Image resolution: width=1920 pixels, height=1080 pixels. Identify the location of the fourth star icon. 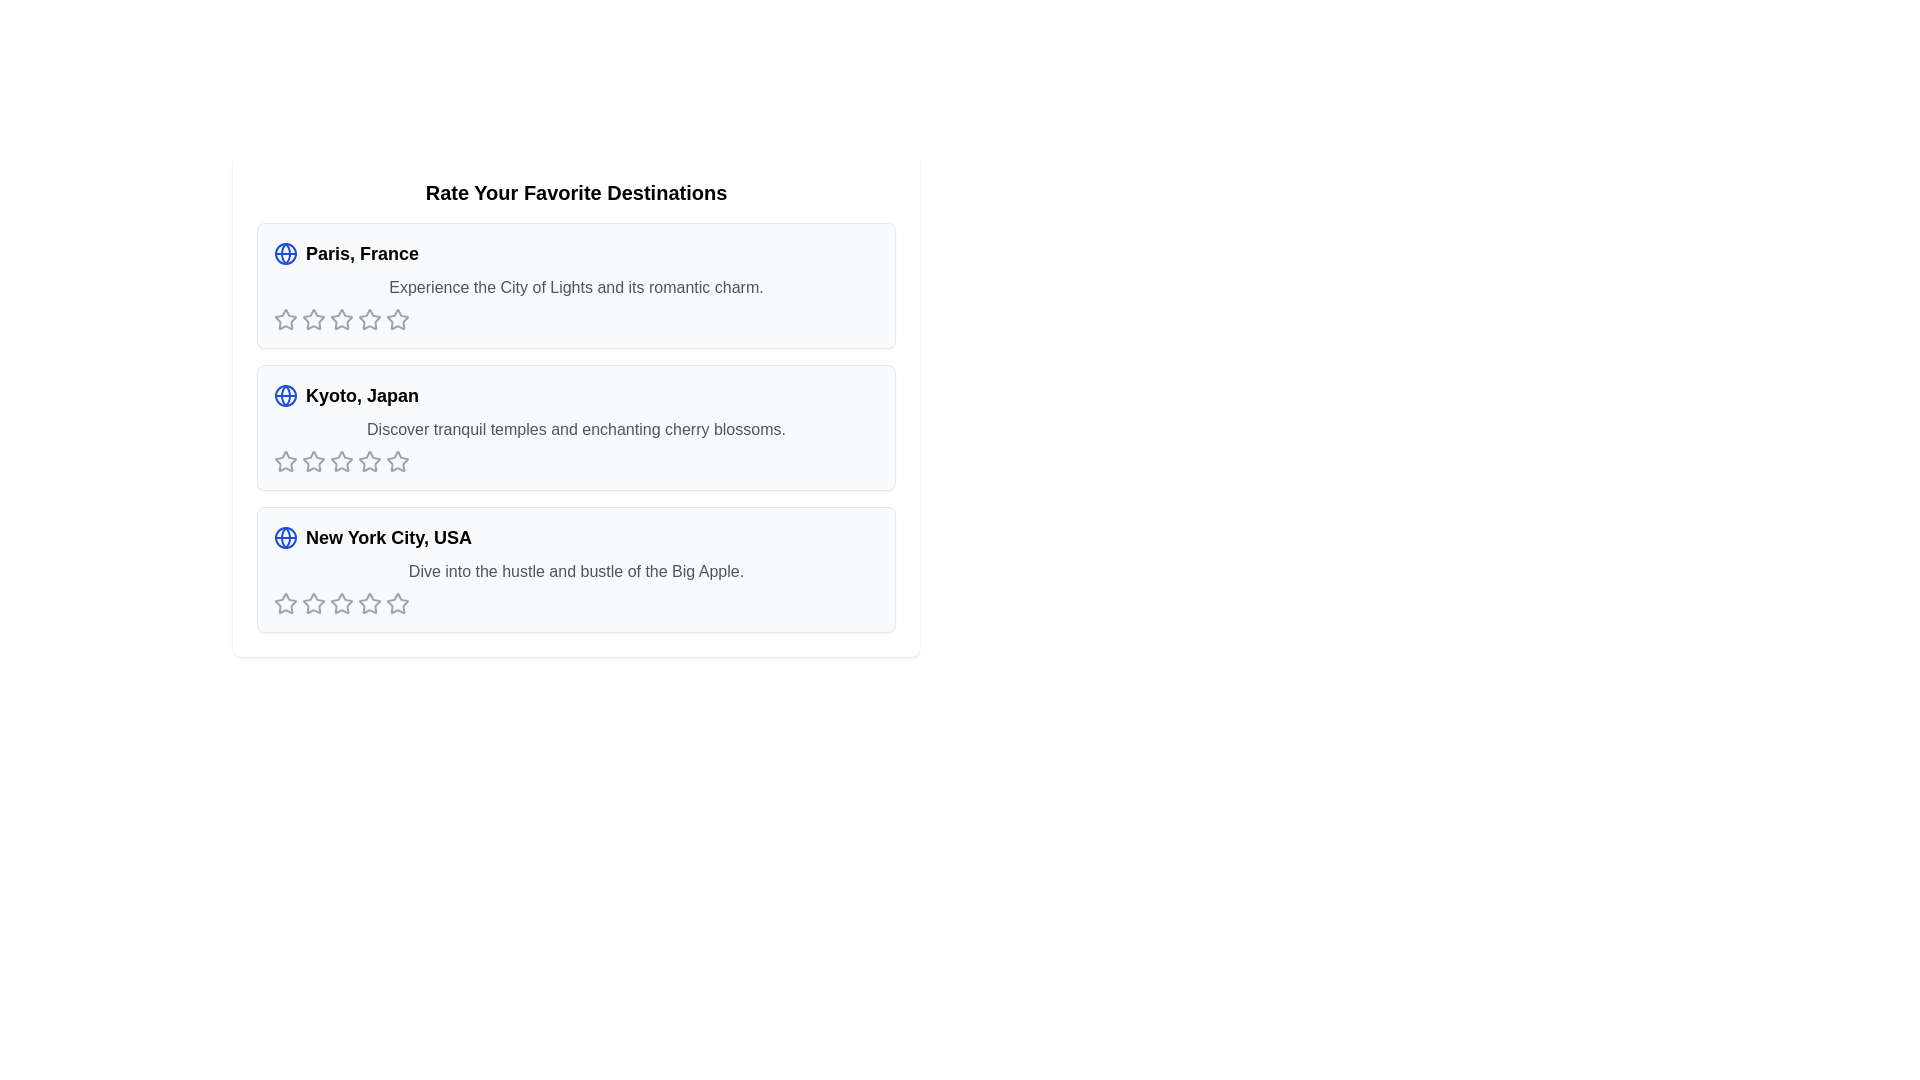
(398, 318).